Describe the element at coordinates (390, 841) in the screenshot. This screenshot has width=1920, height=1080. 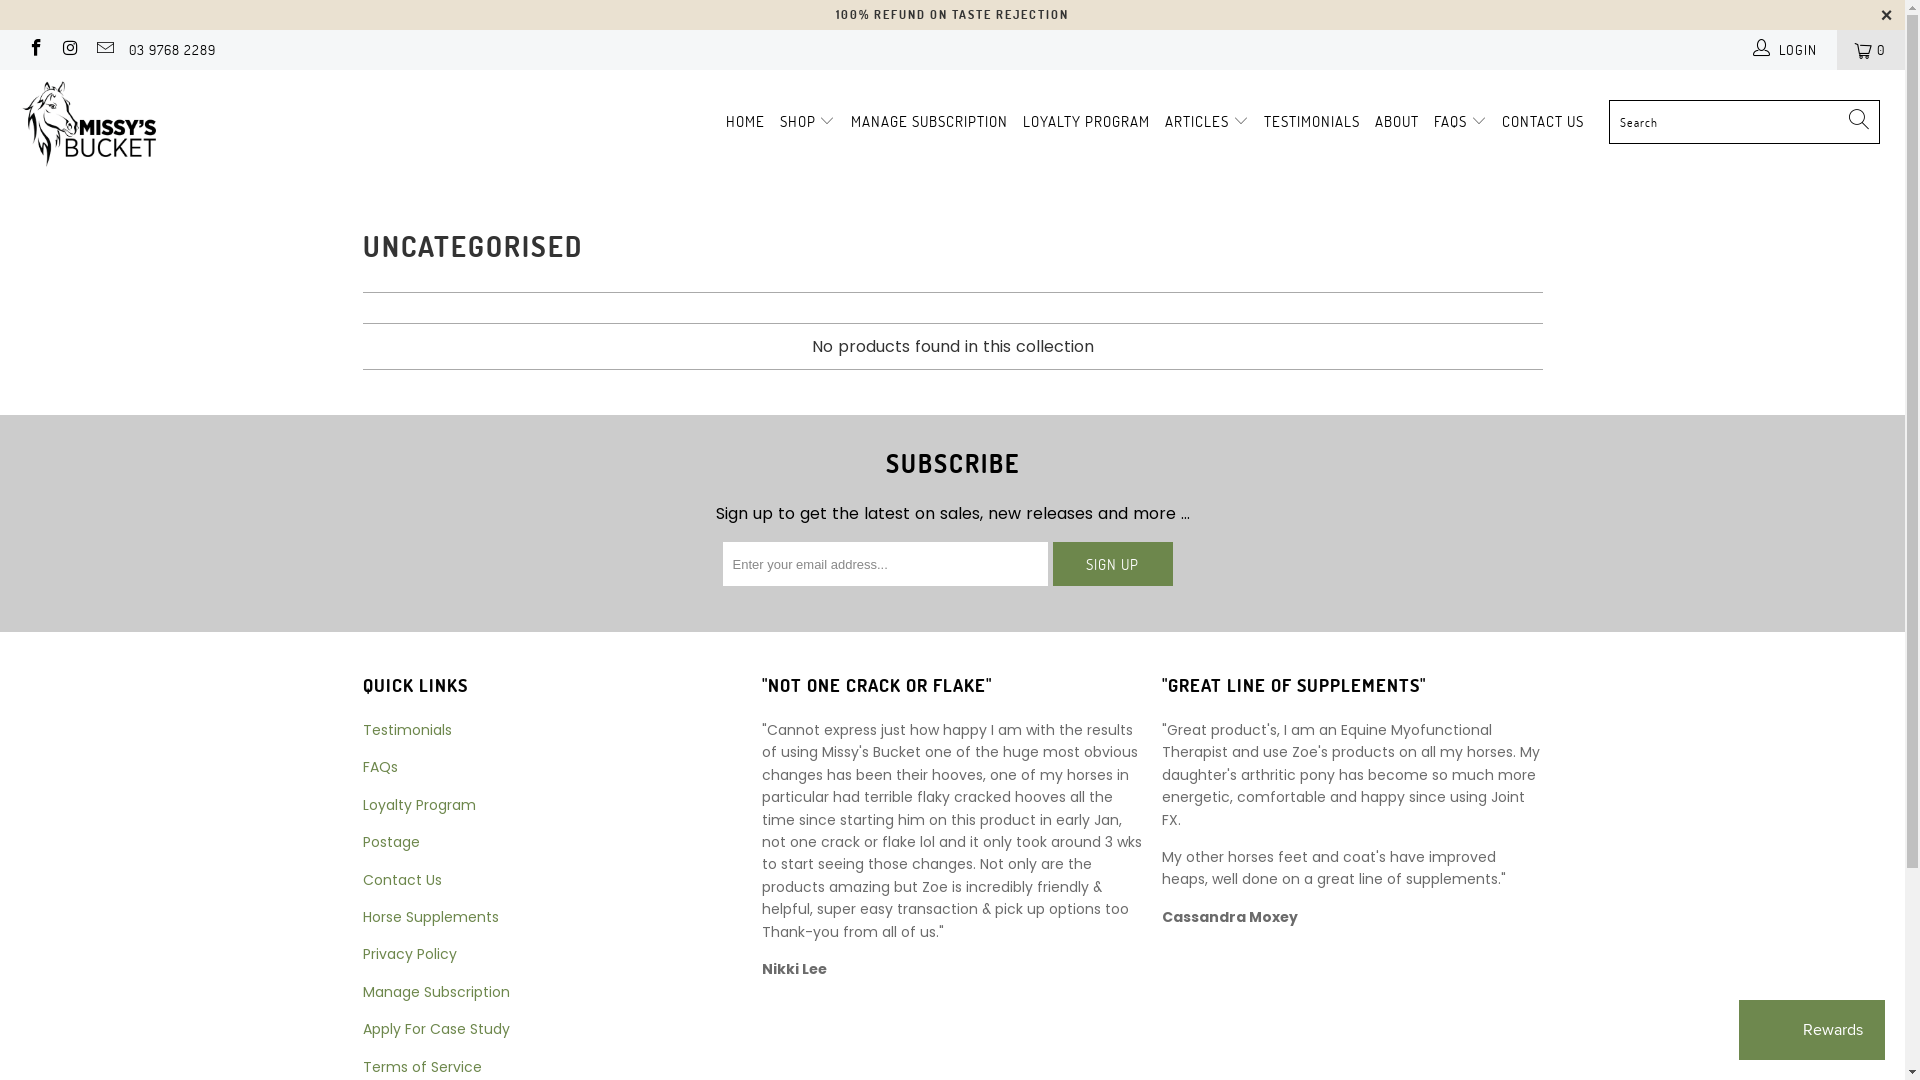
I see `'Postage'` at that location.